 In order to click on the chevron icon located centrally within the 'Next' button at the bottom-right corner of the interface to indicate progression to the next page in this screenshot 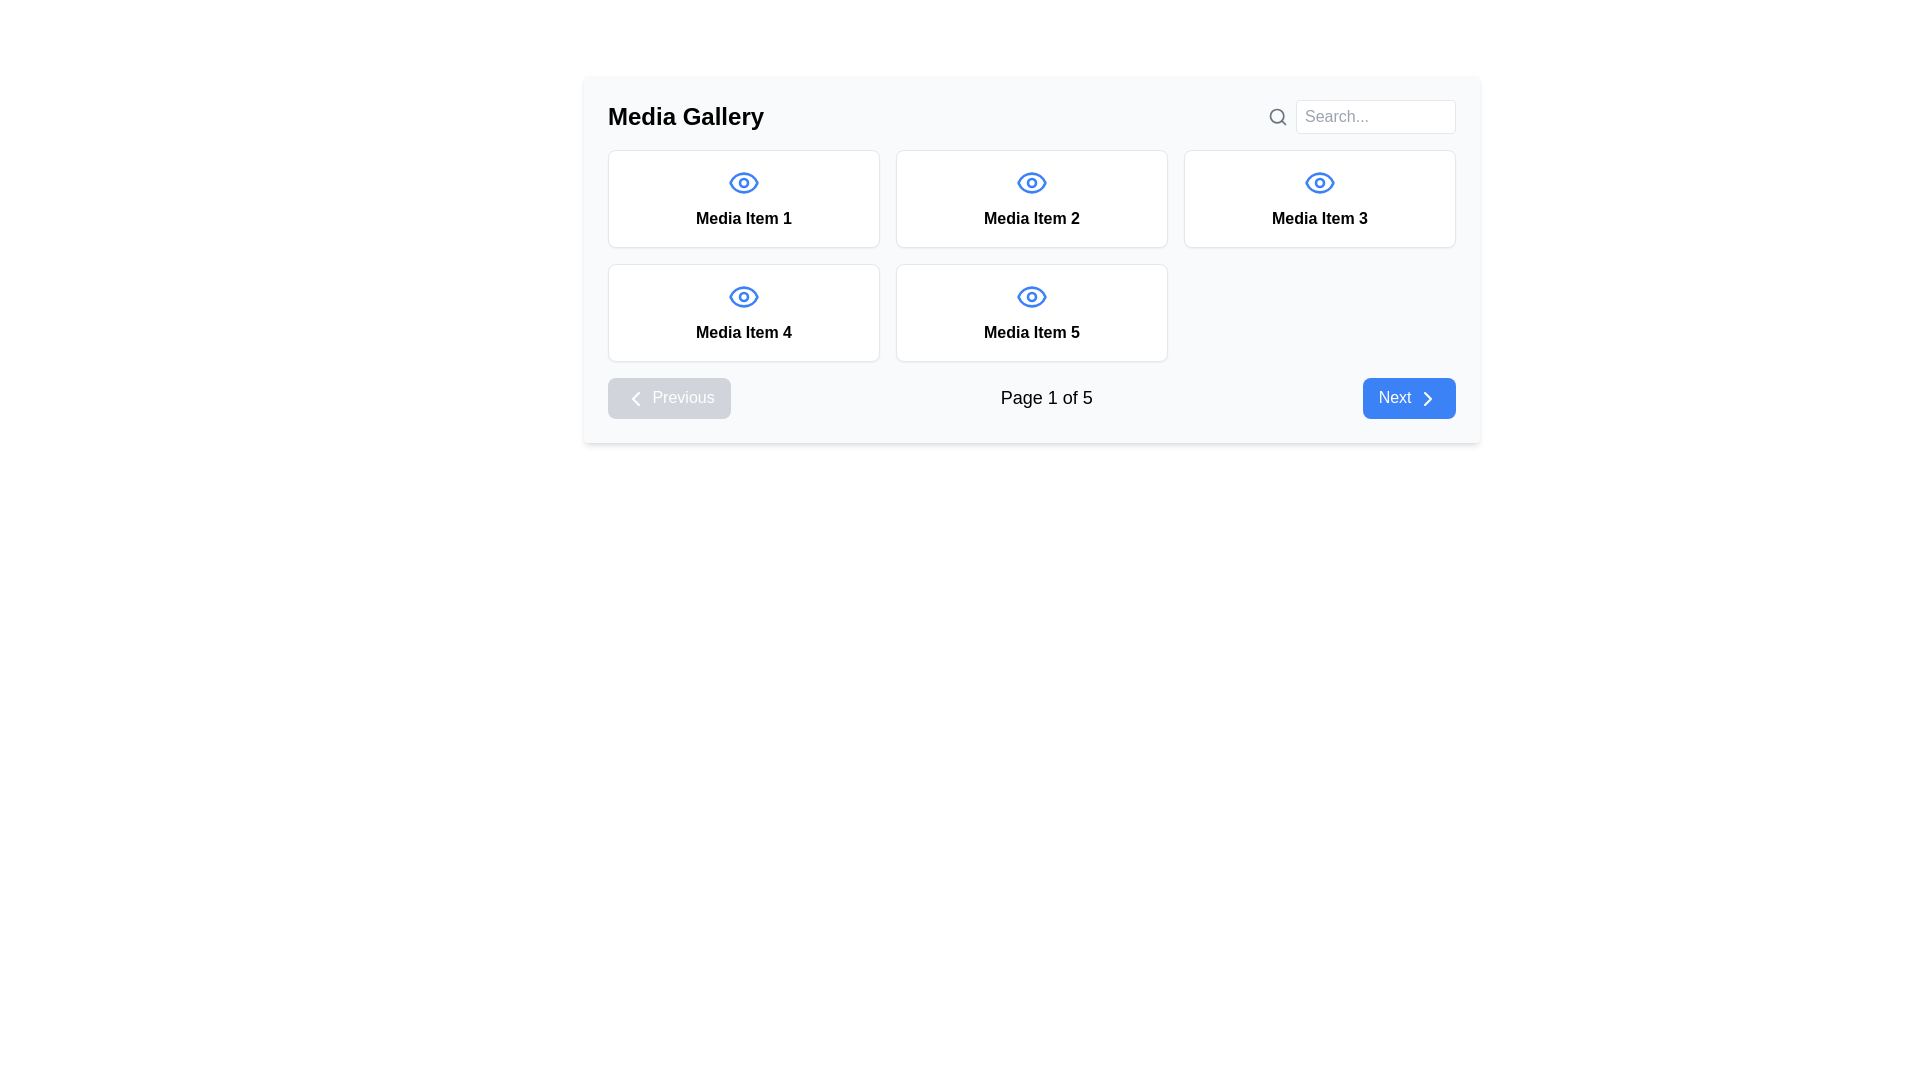, I will do `click(1426, 398)`.